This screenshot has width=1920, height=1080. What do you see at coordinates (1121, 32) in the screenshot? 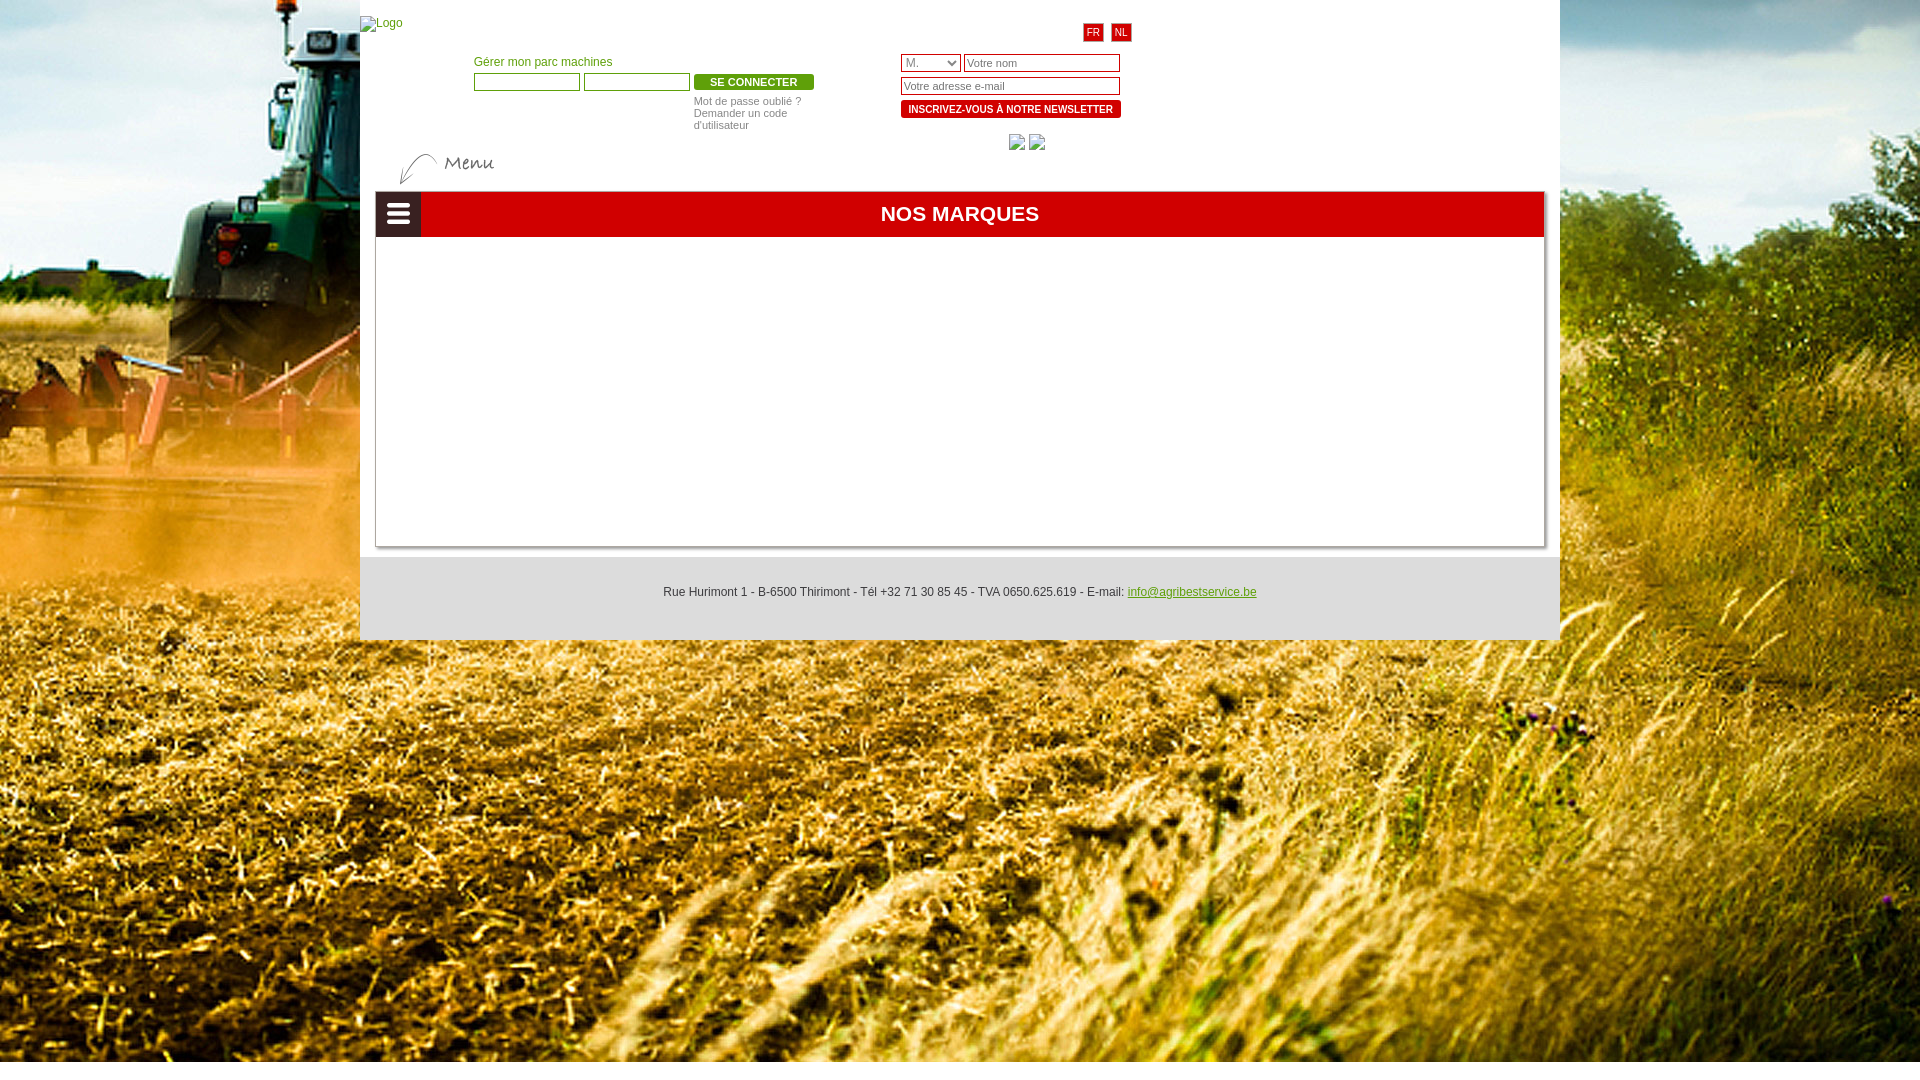
I see `'NL'` at bounding box center [1121, 32].